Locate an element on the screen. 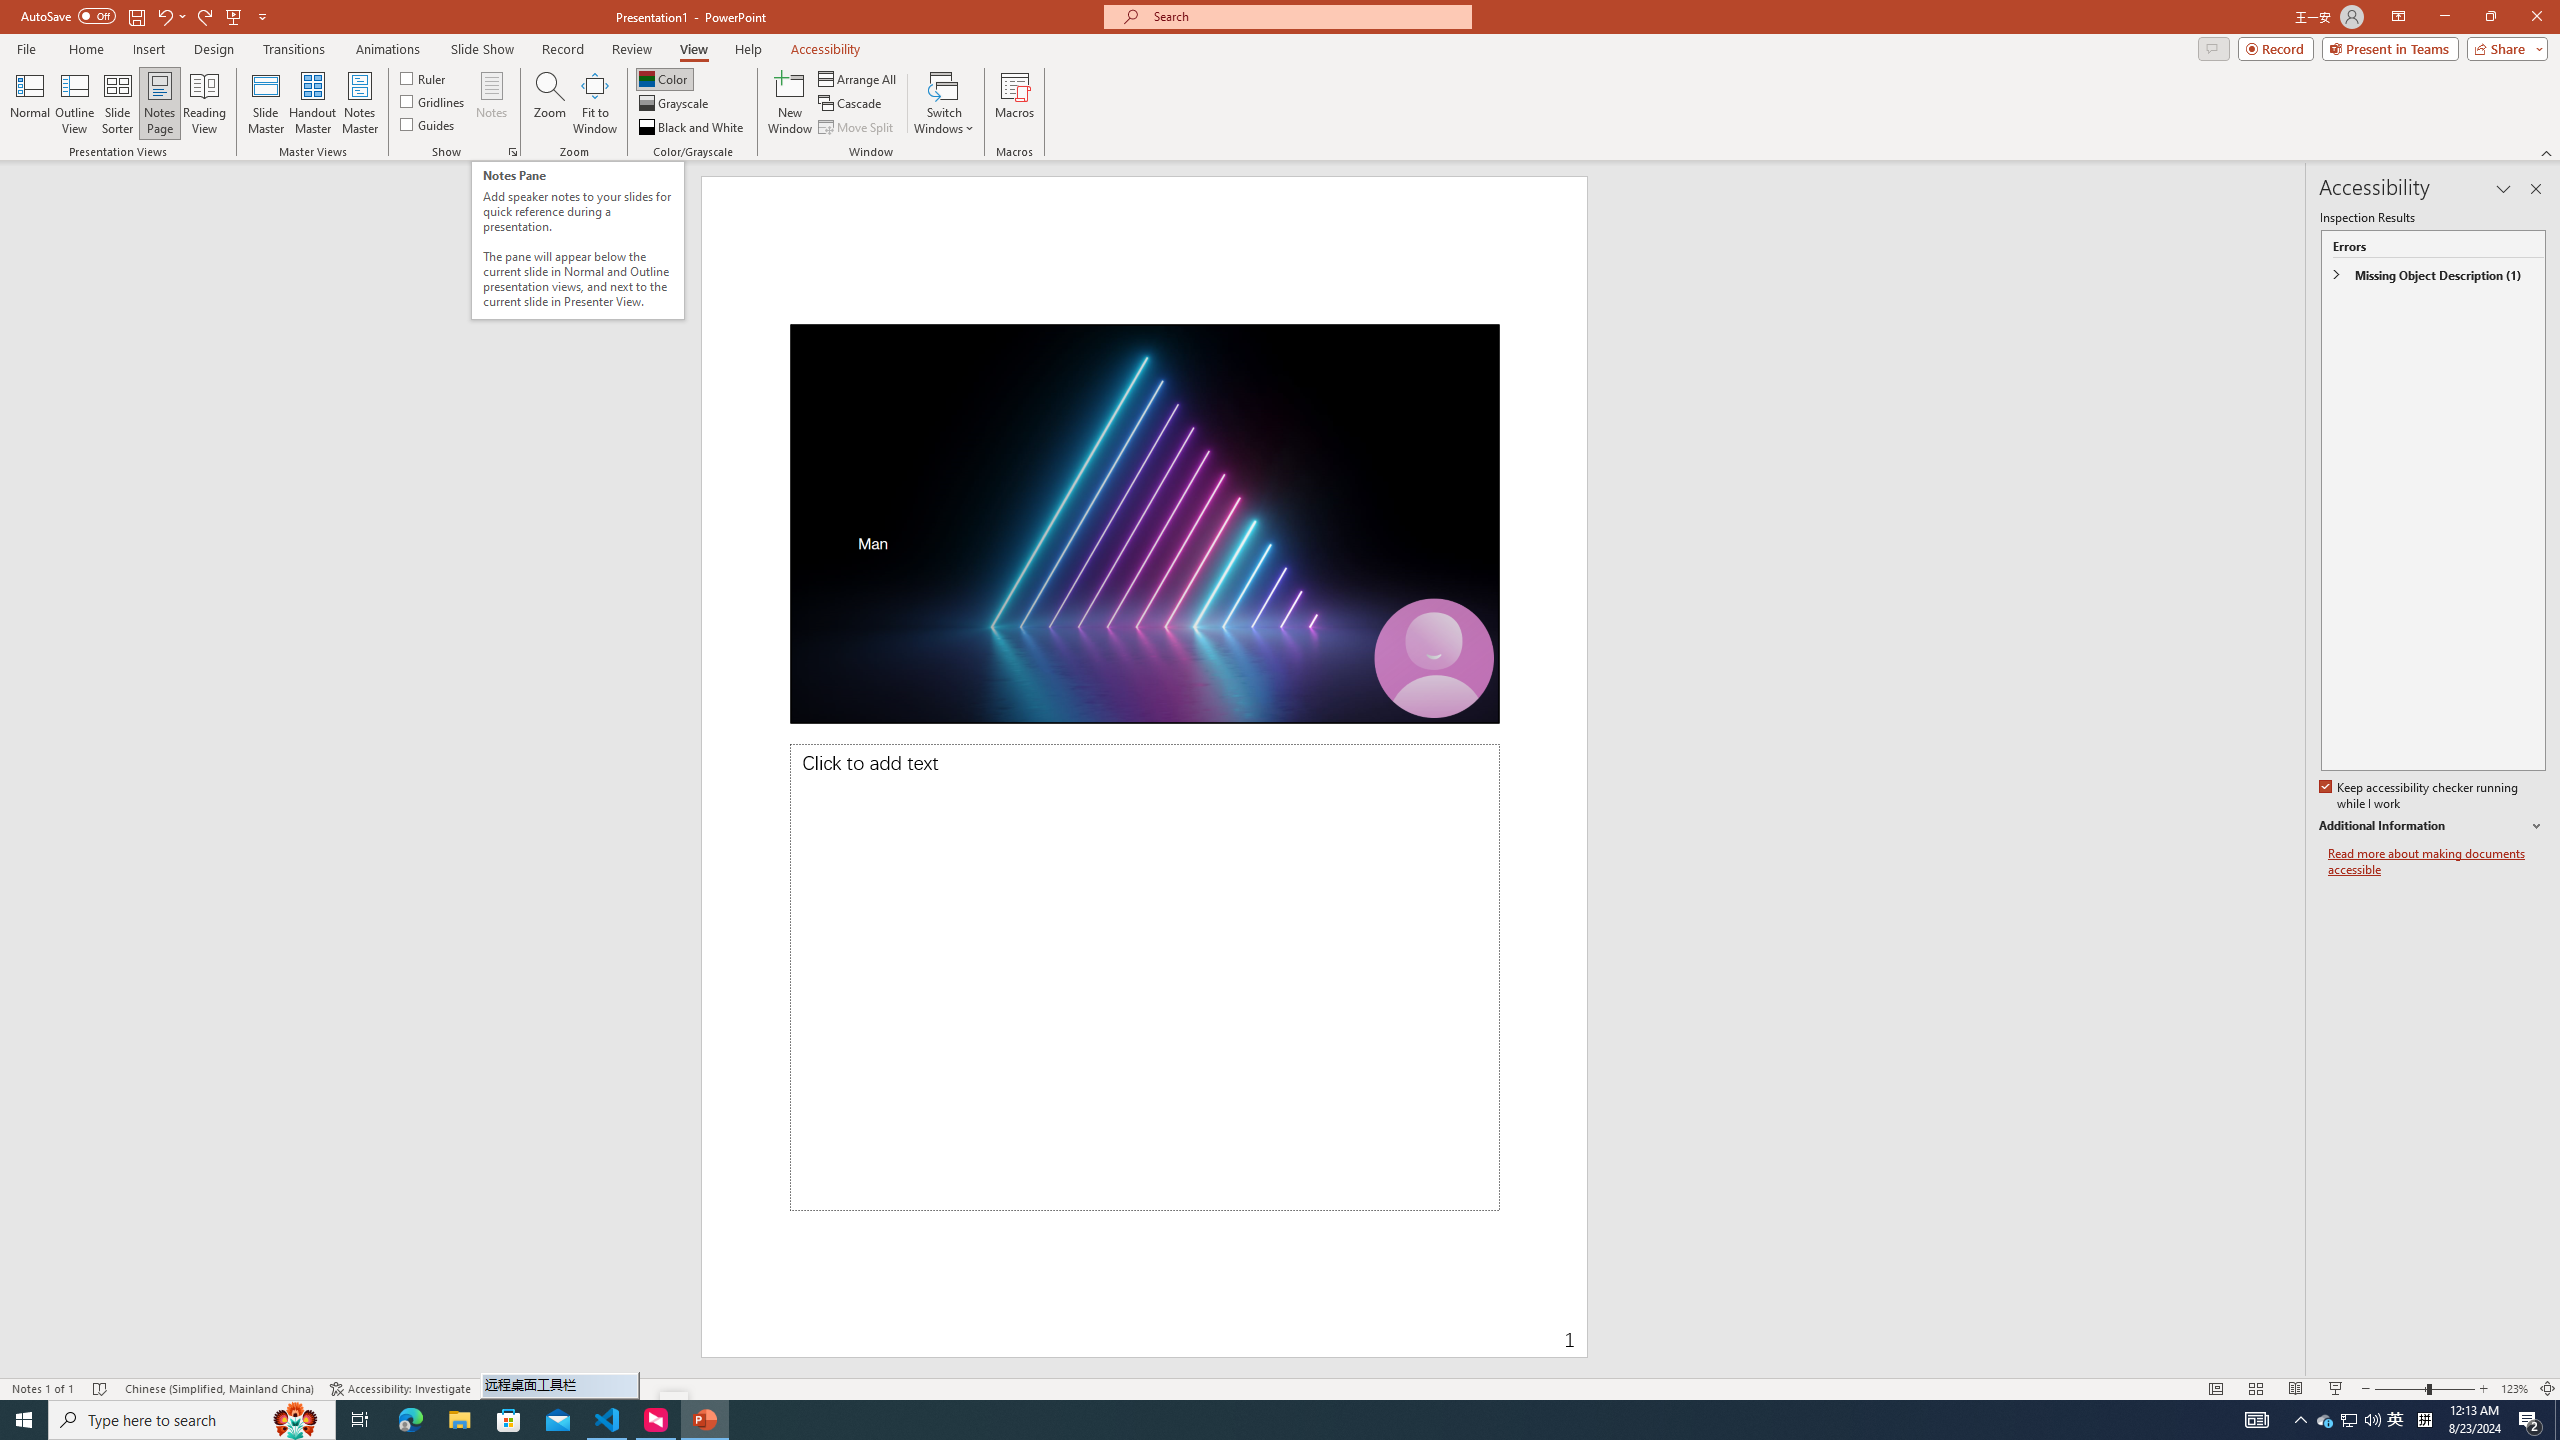  'Slide Master' is located at coordinates (265, 103).